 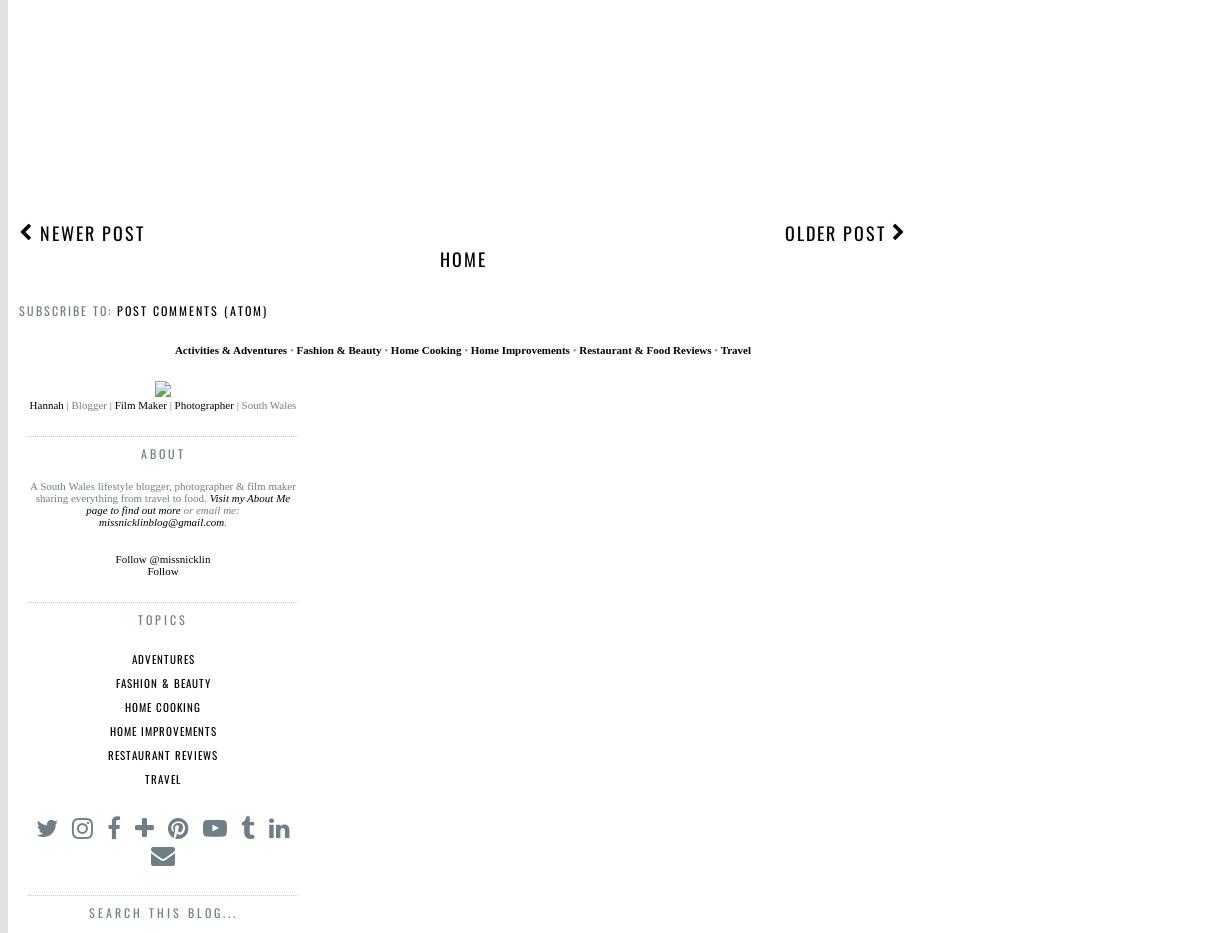 I want to click on '| South Wales', so click(x=264, y=405).